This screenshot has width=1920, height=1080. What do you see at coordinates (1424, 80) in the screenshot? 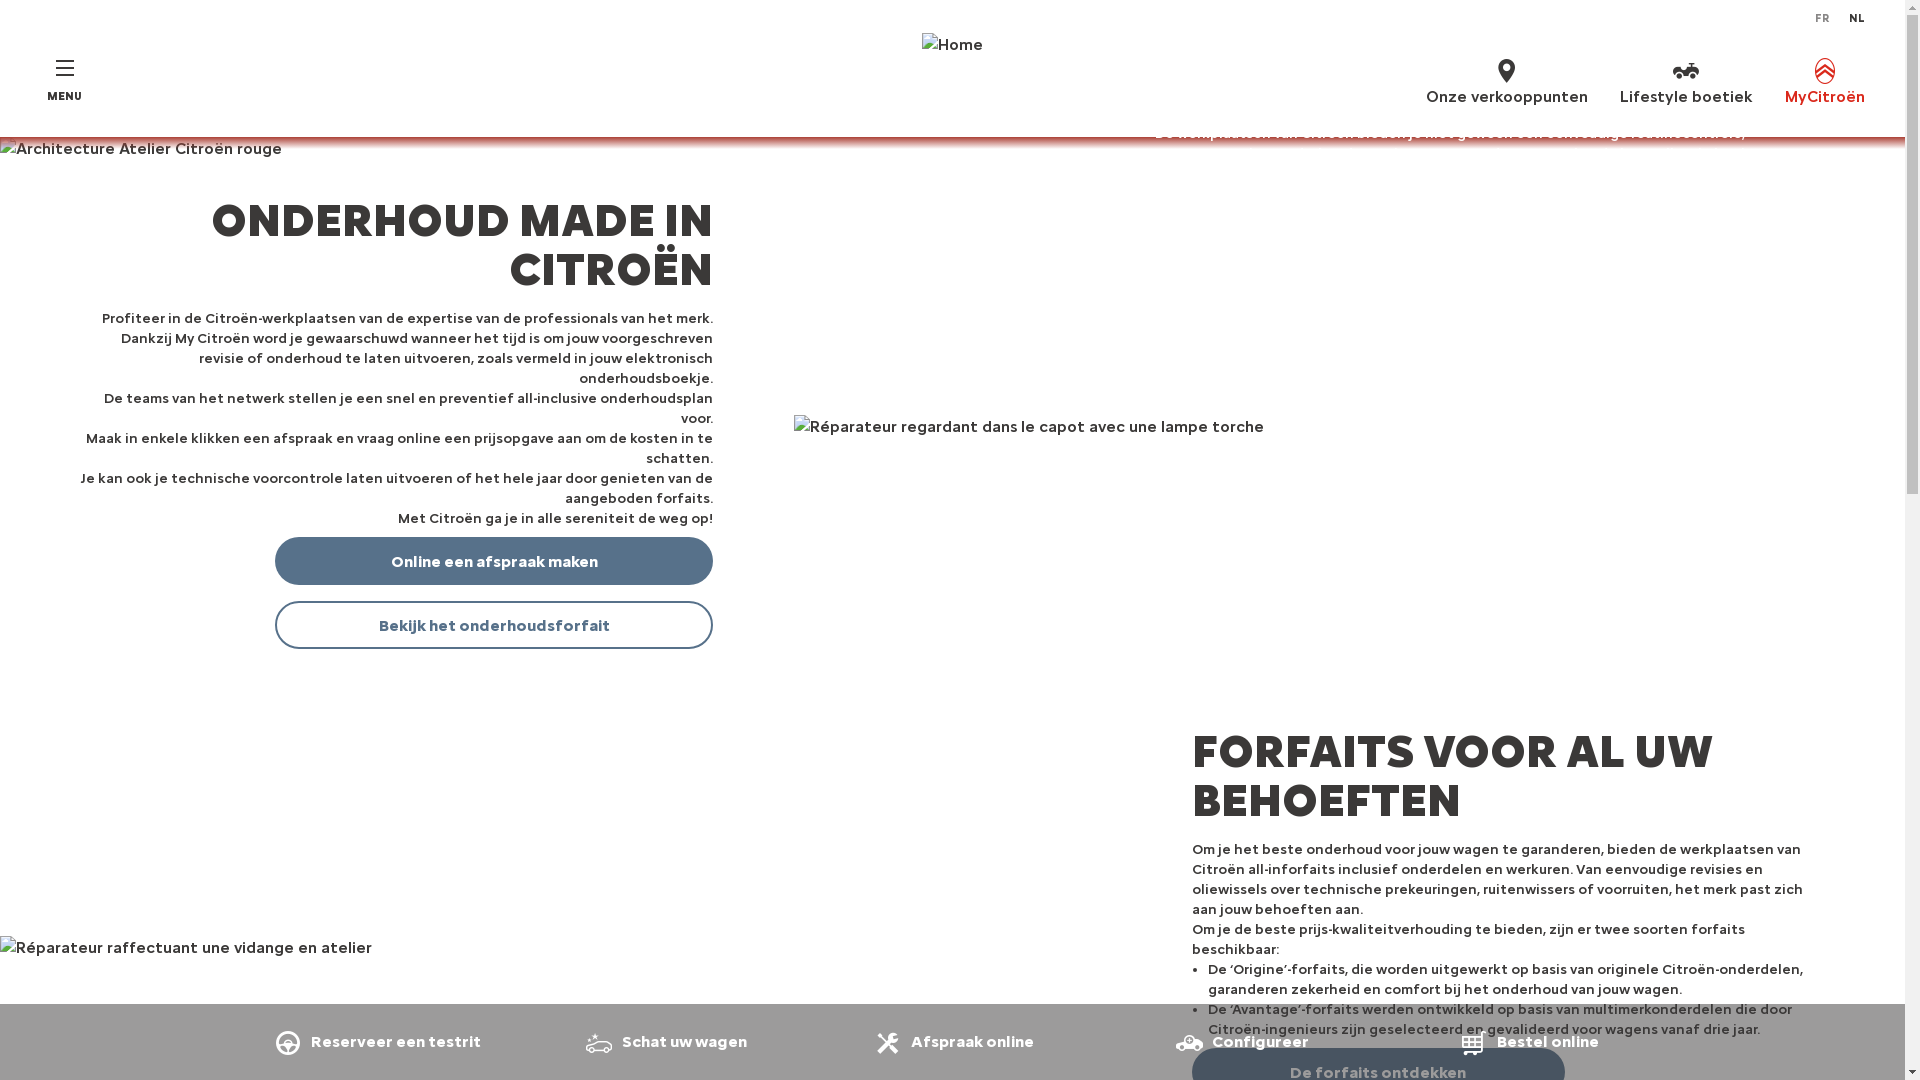
I see `'Onze verkooppunten'` at bounding box center [1424, 80].